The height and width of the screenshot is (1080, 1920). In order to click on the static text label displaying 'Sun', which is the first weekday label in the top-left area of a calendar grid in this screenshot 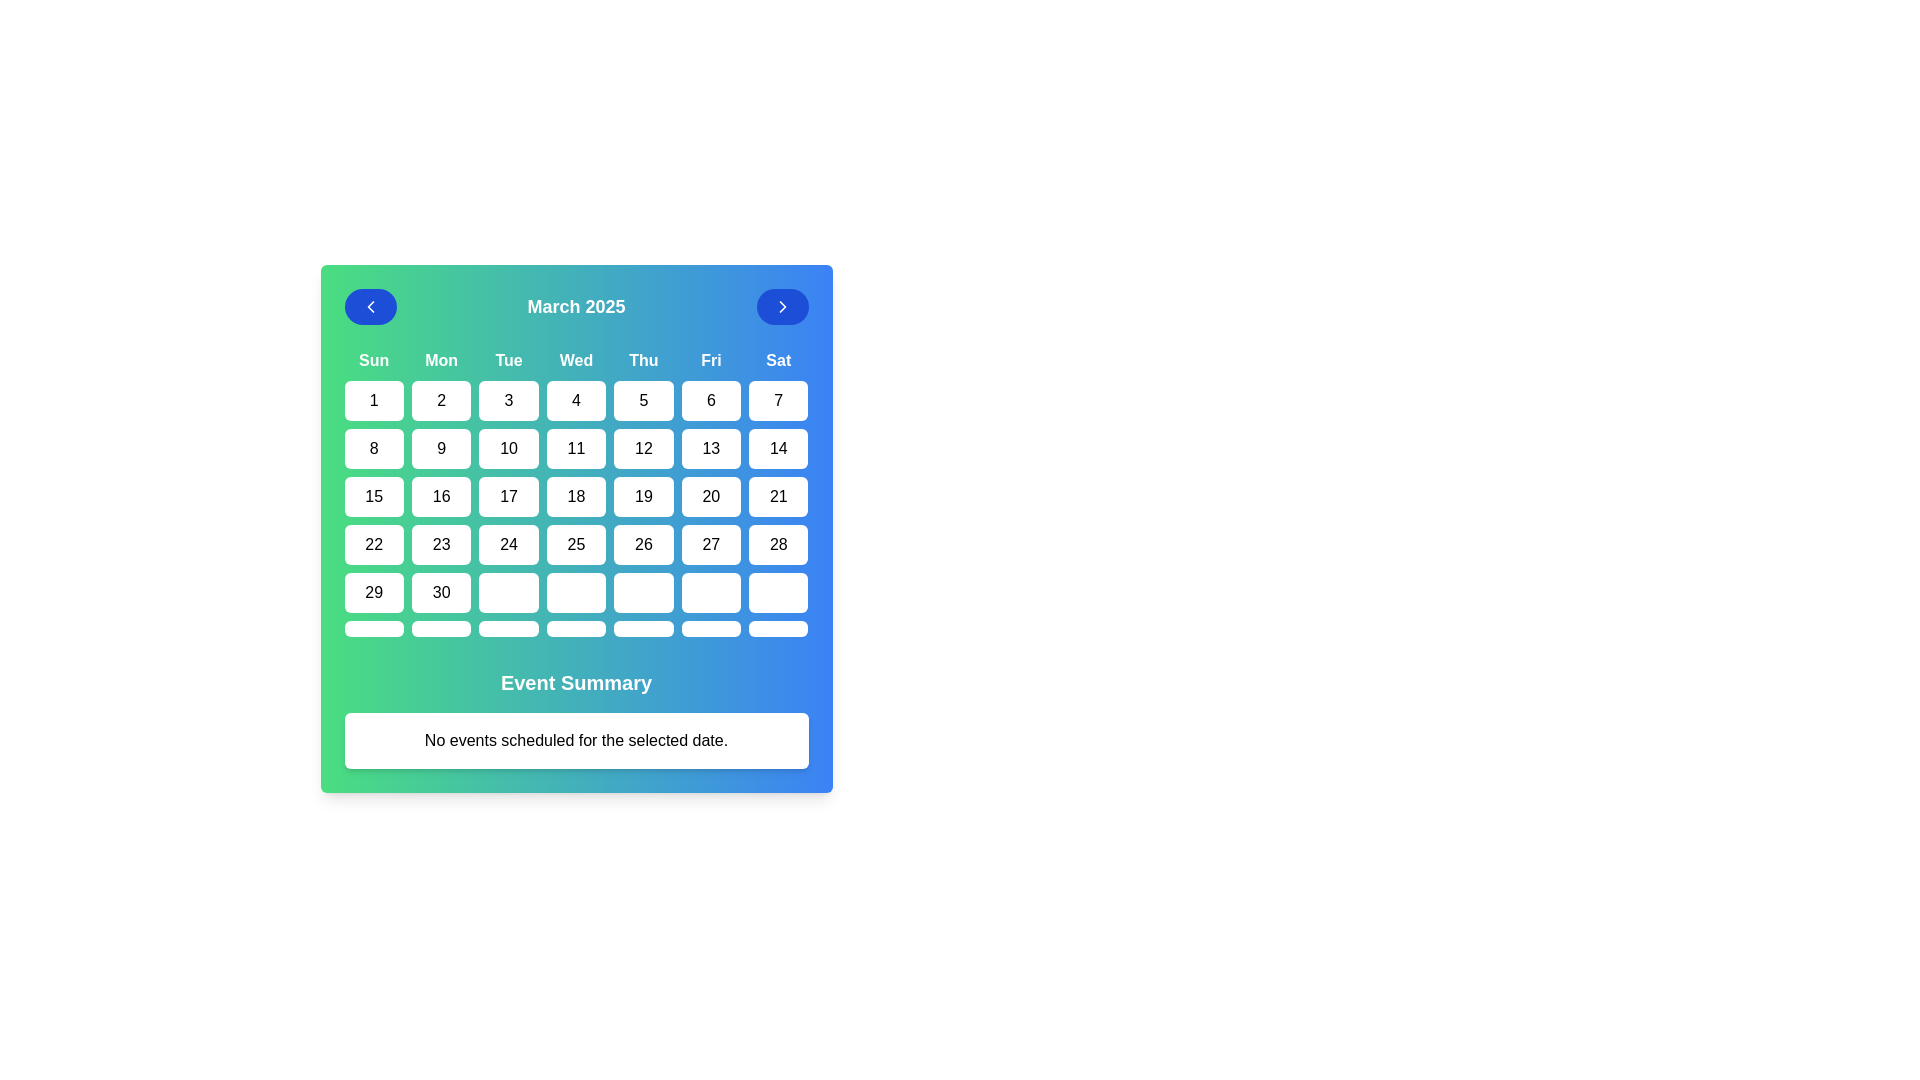, I will do `click(374, 361)`.